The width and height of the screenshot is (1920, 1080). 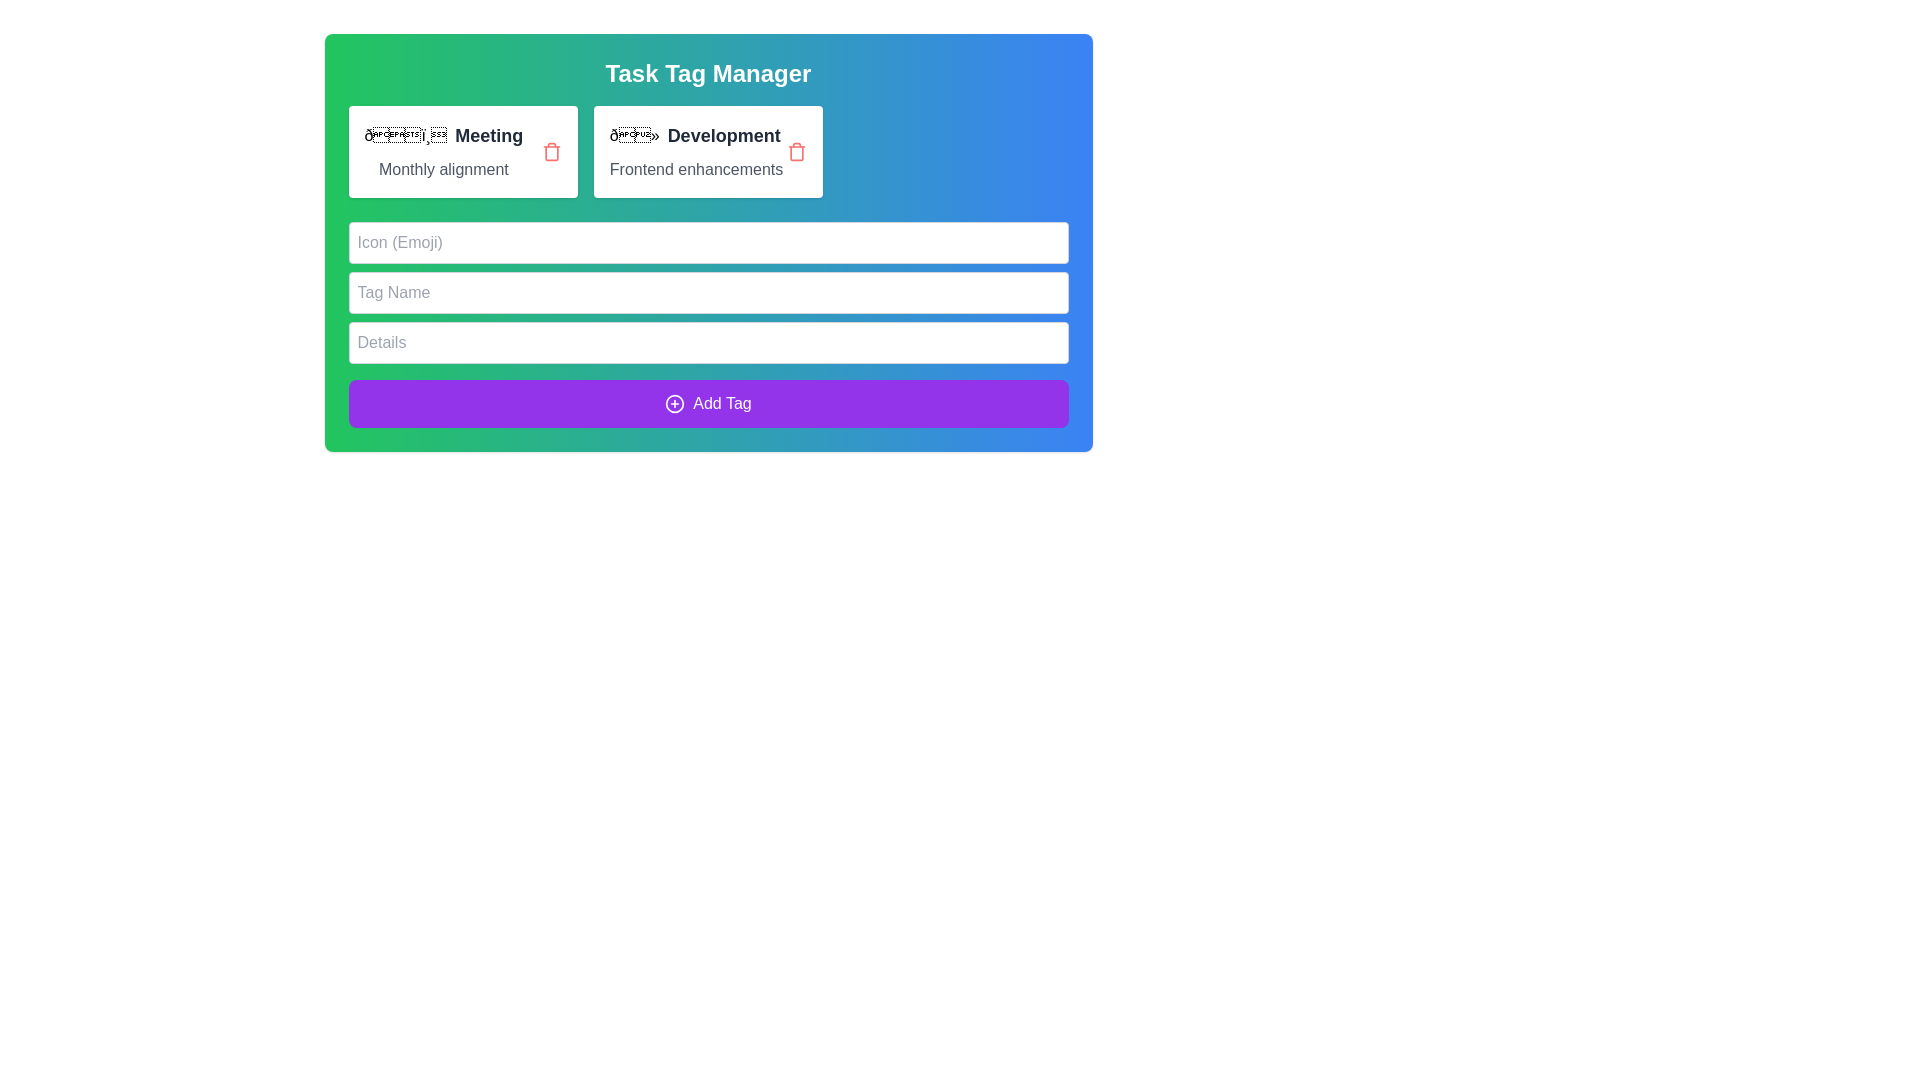 What do you see at coordinates (442, 135) in the screenshot?
I see `the 'Meeting' text element with an icon located in the first white card at the top left of the UI, which has a subtitle 'Monthly alignment'` at bounding box center [442, 135].